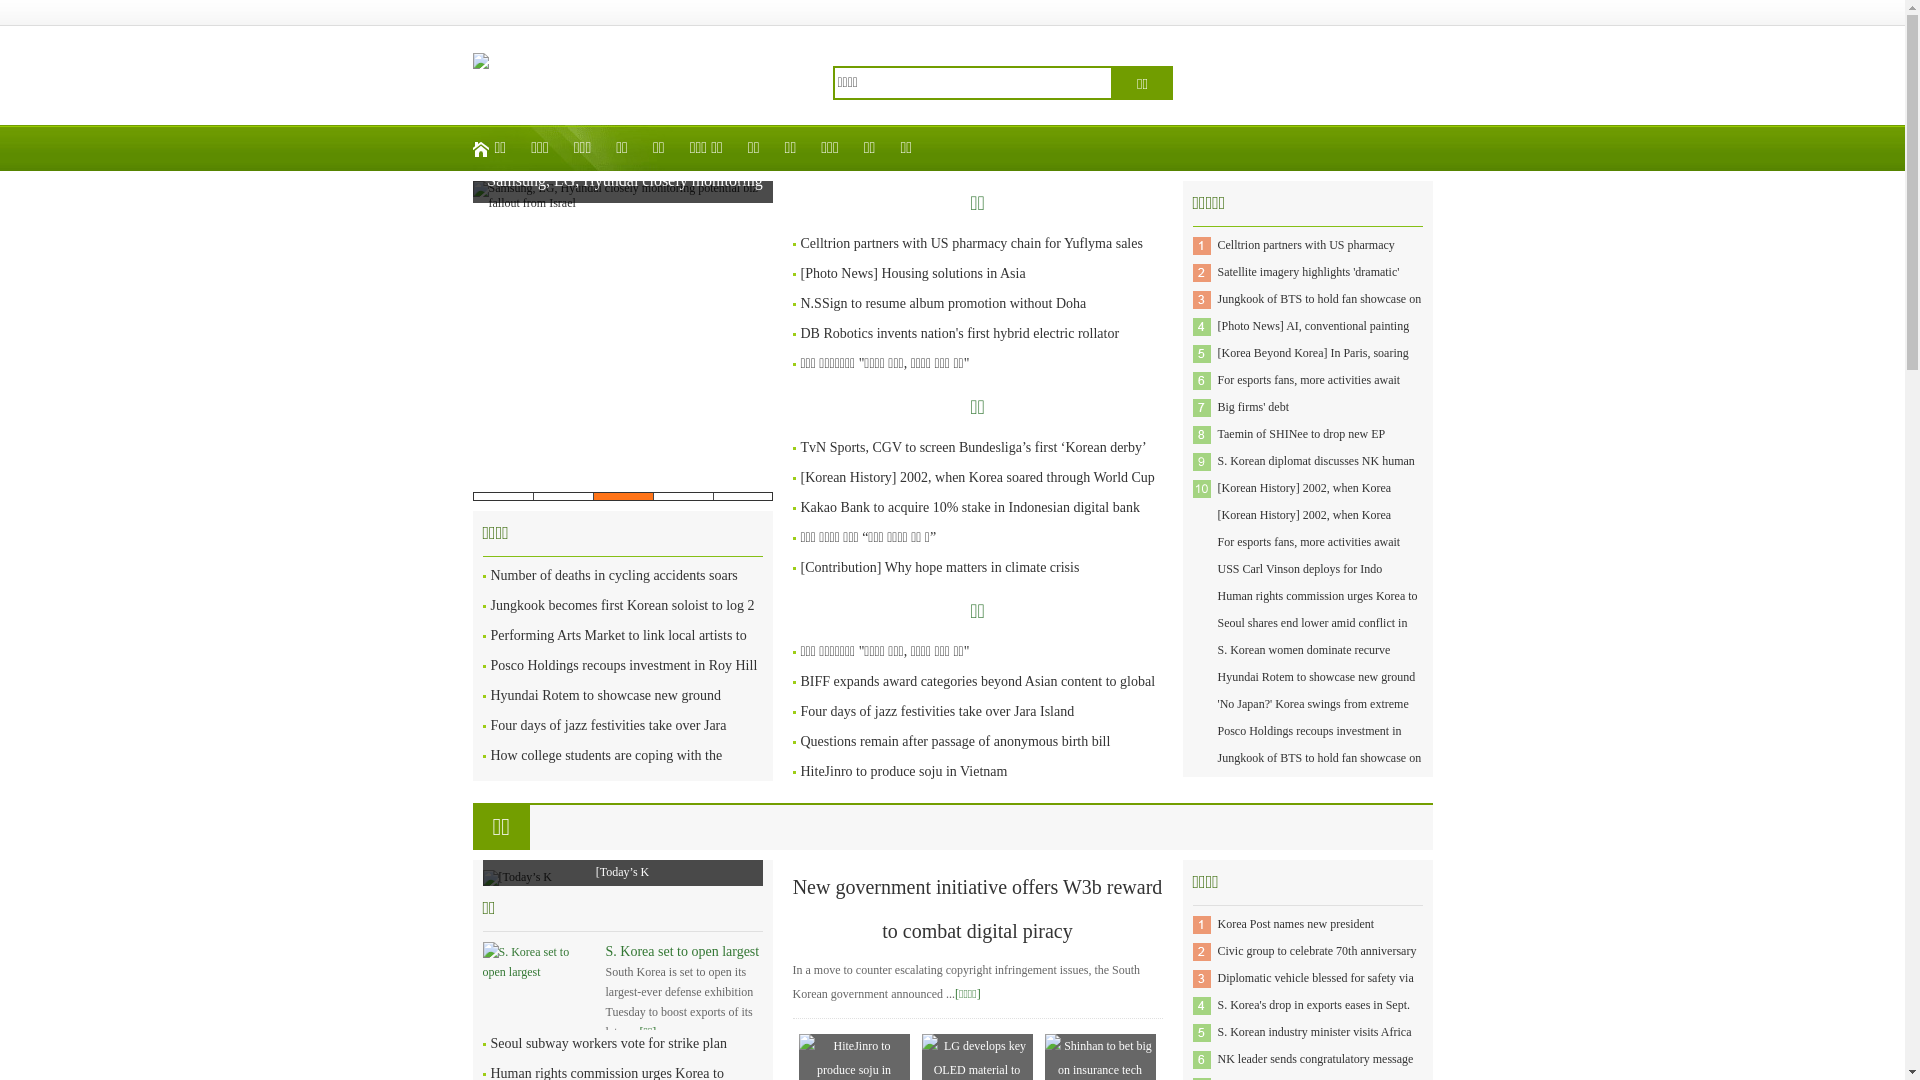 This screenshot has width=1920, height=1080. Describe the element at coordinates (958, 332) in the screenshot. I see `'DB Robotics invents nation's first hybrid electric rollator'` at that location.